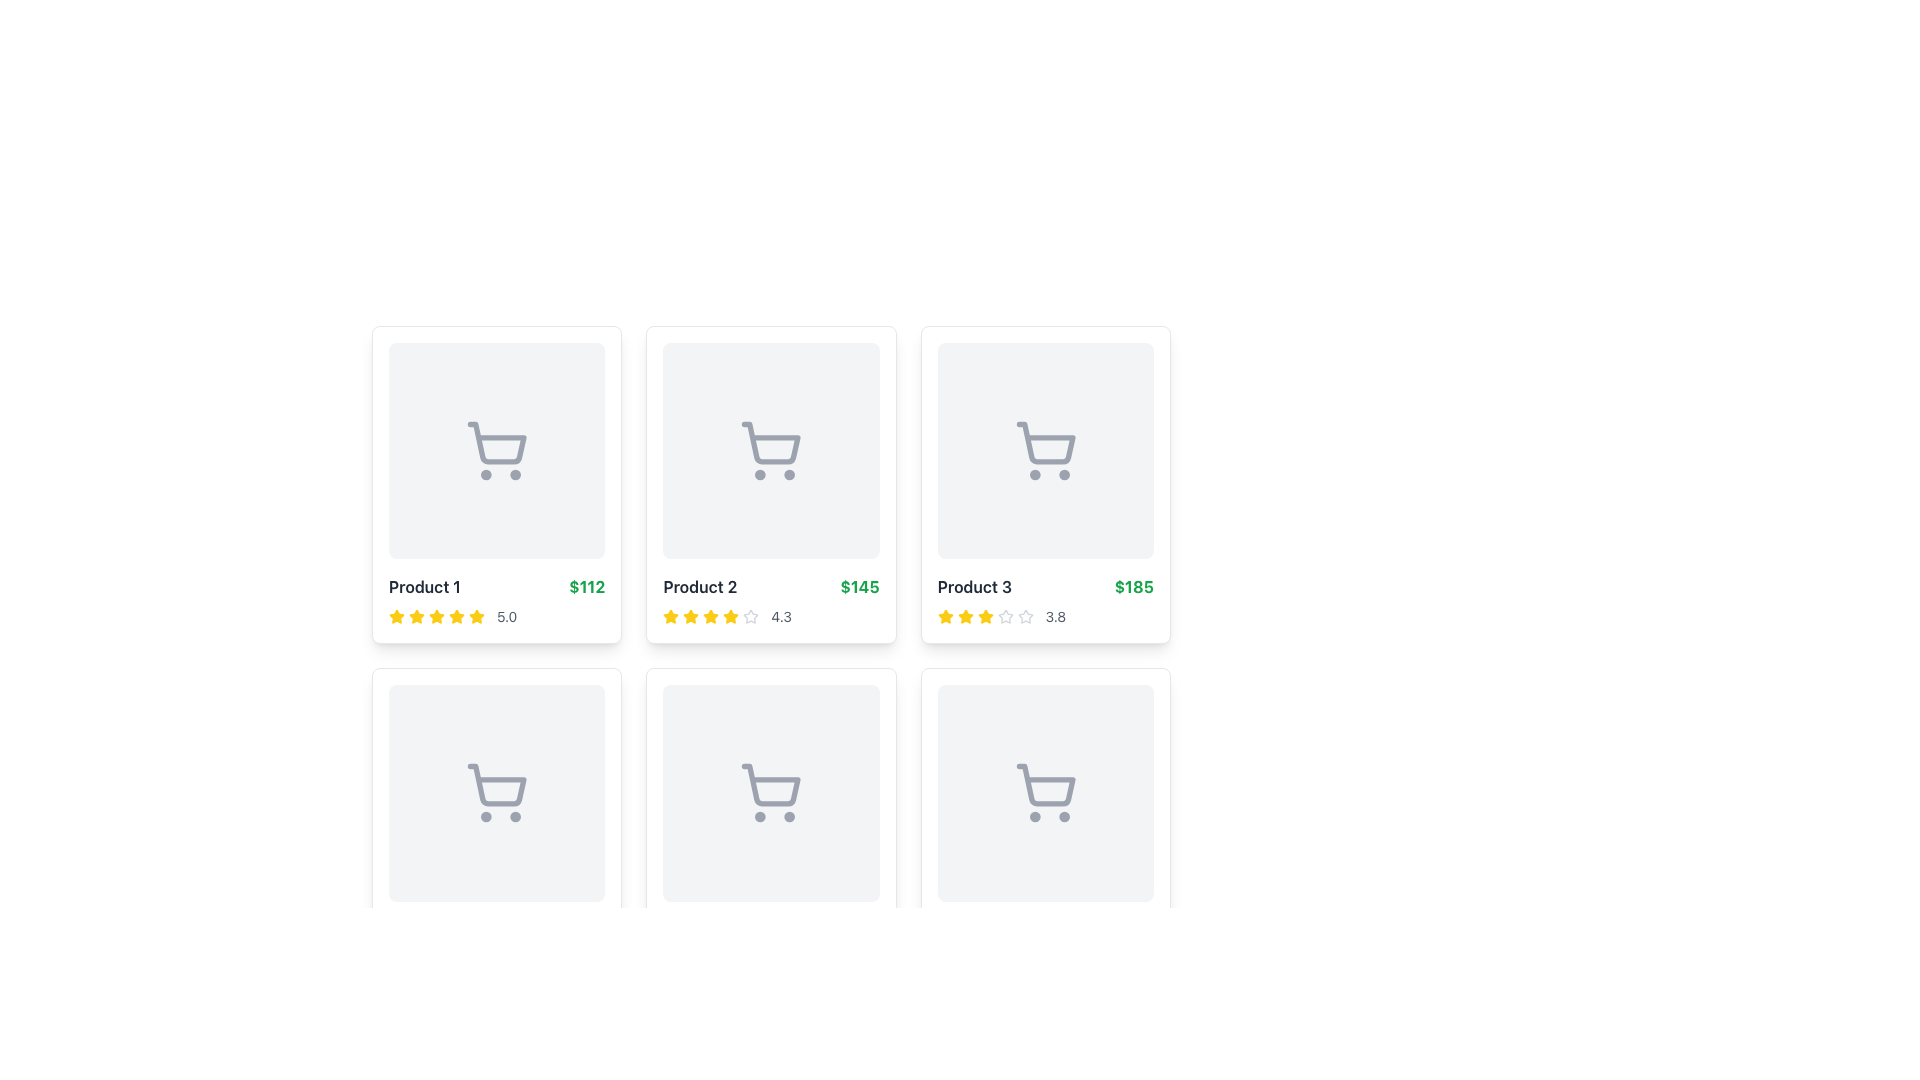 This screenshot has height=1080, width=1920. I want to click on the product card labeled 'Product 2' which contains a shopping cart icon, the price '$145' in green, and a rating of '4.3' with four yellow stars, so click(770, 485).